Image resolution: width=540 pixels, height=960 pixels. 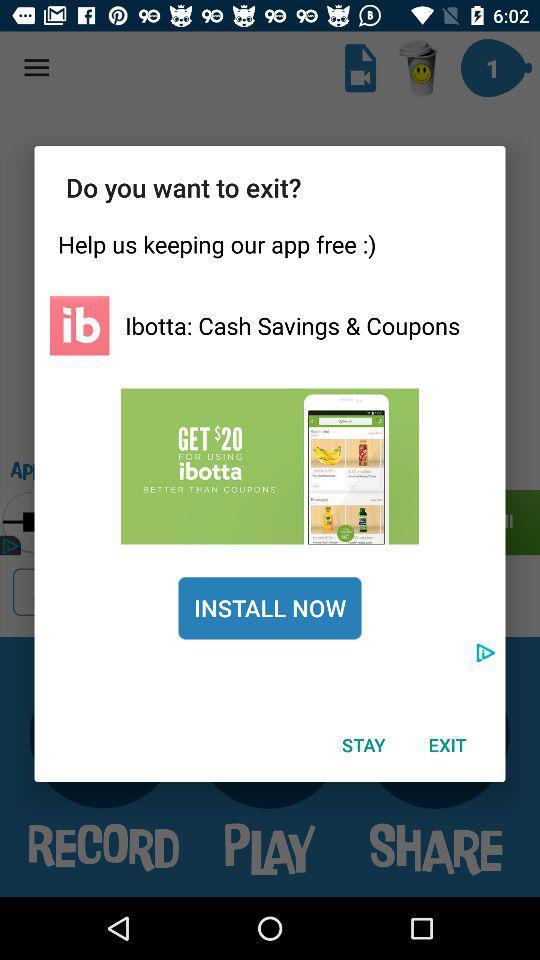 I want to click on the install now icon, so click(x=270, y=607).